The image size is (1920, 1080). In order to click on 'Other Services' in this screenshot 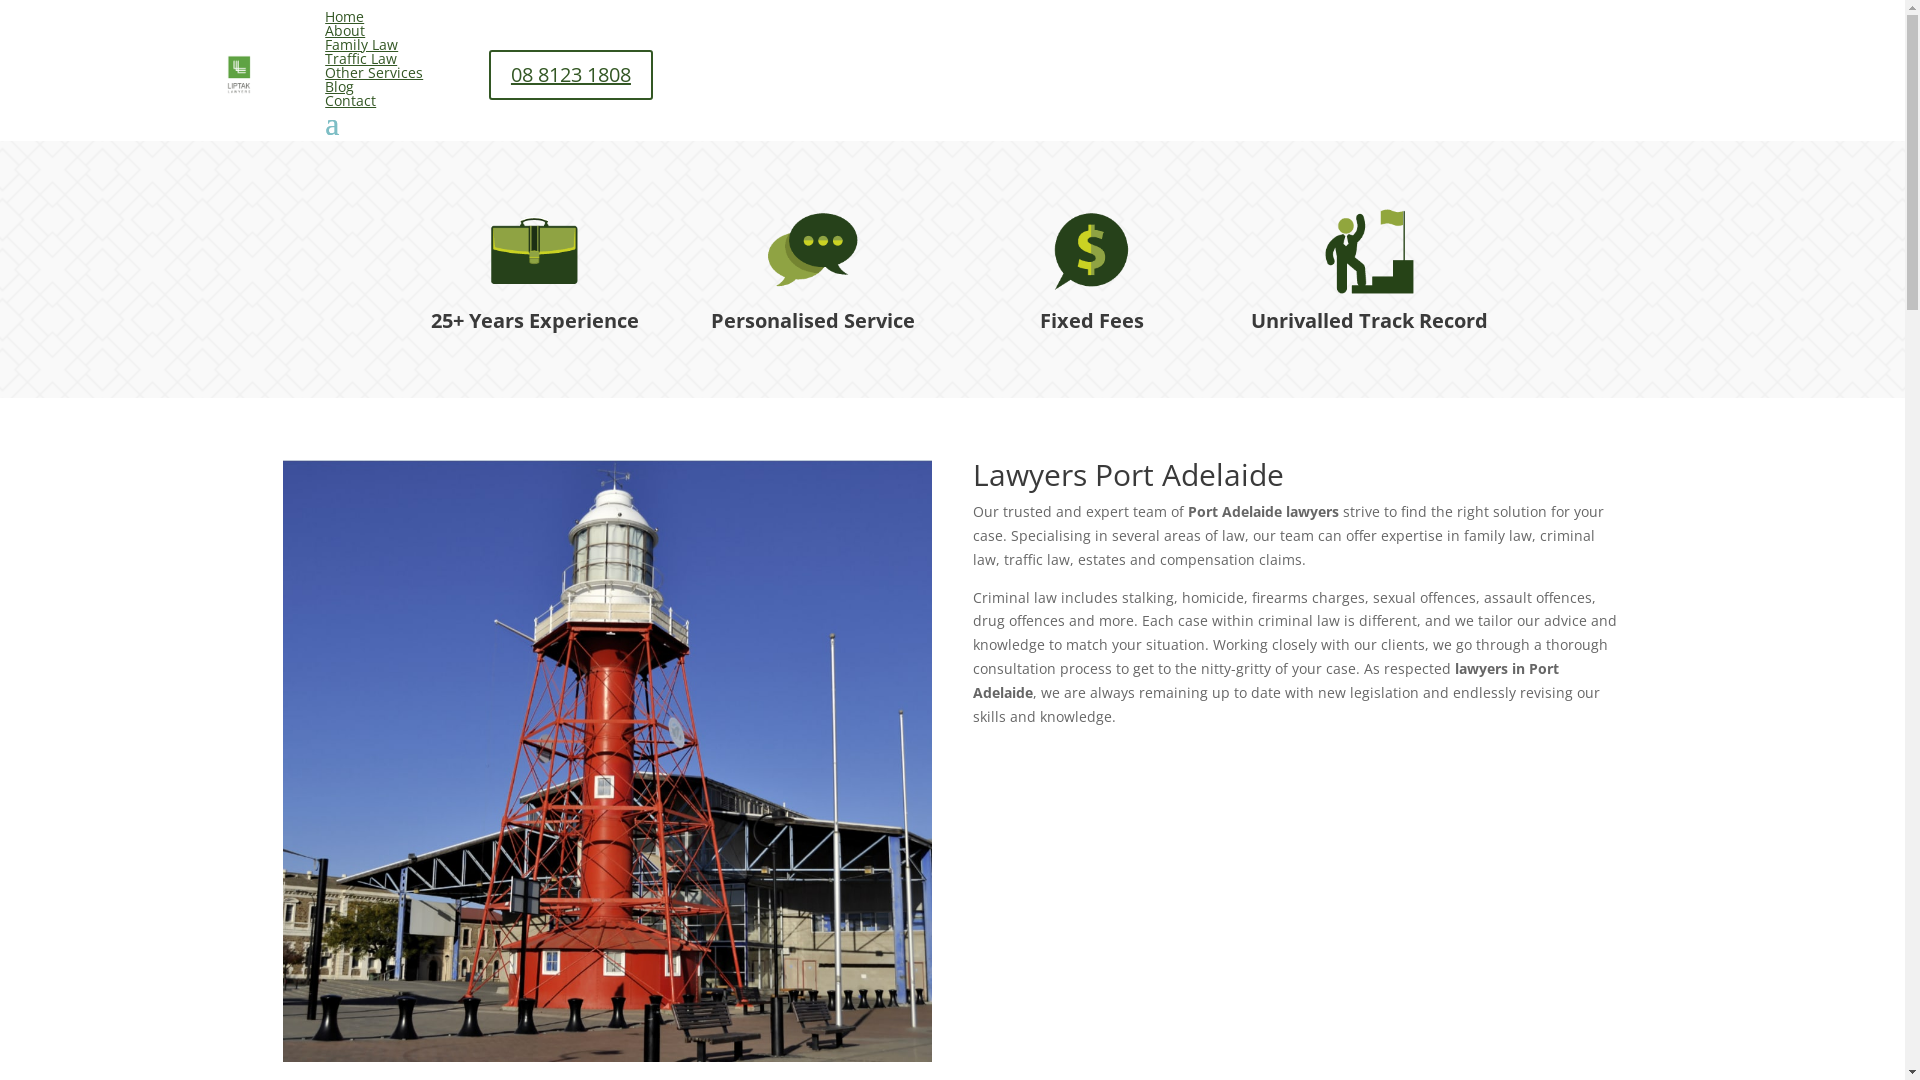, I will do `click(374, 71)`.